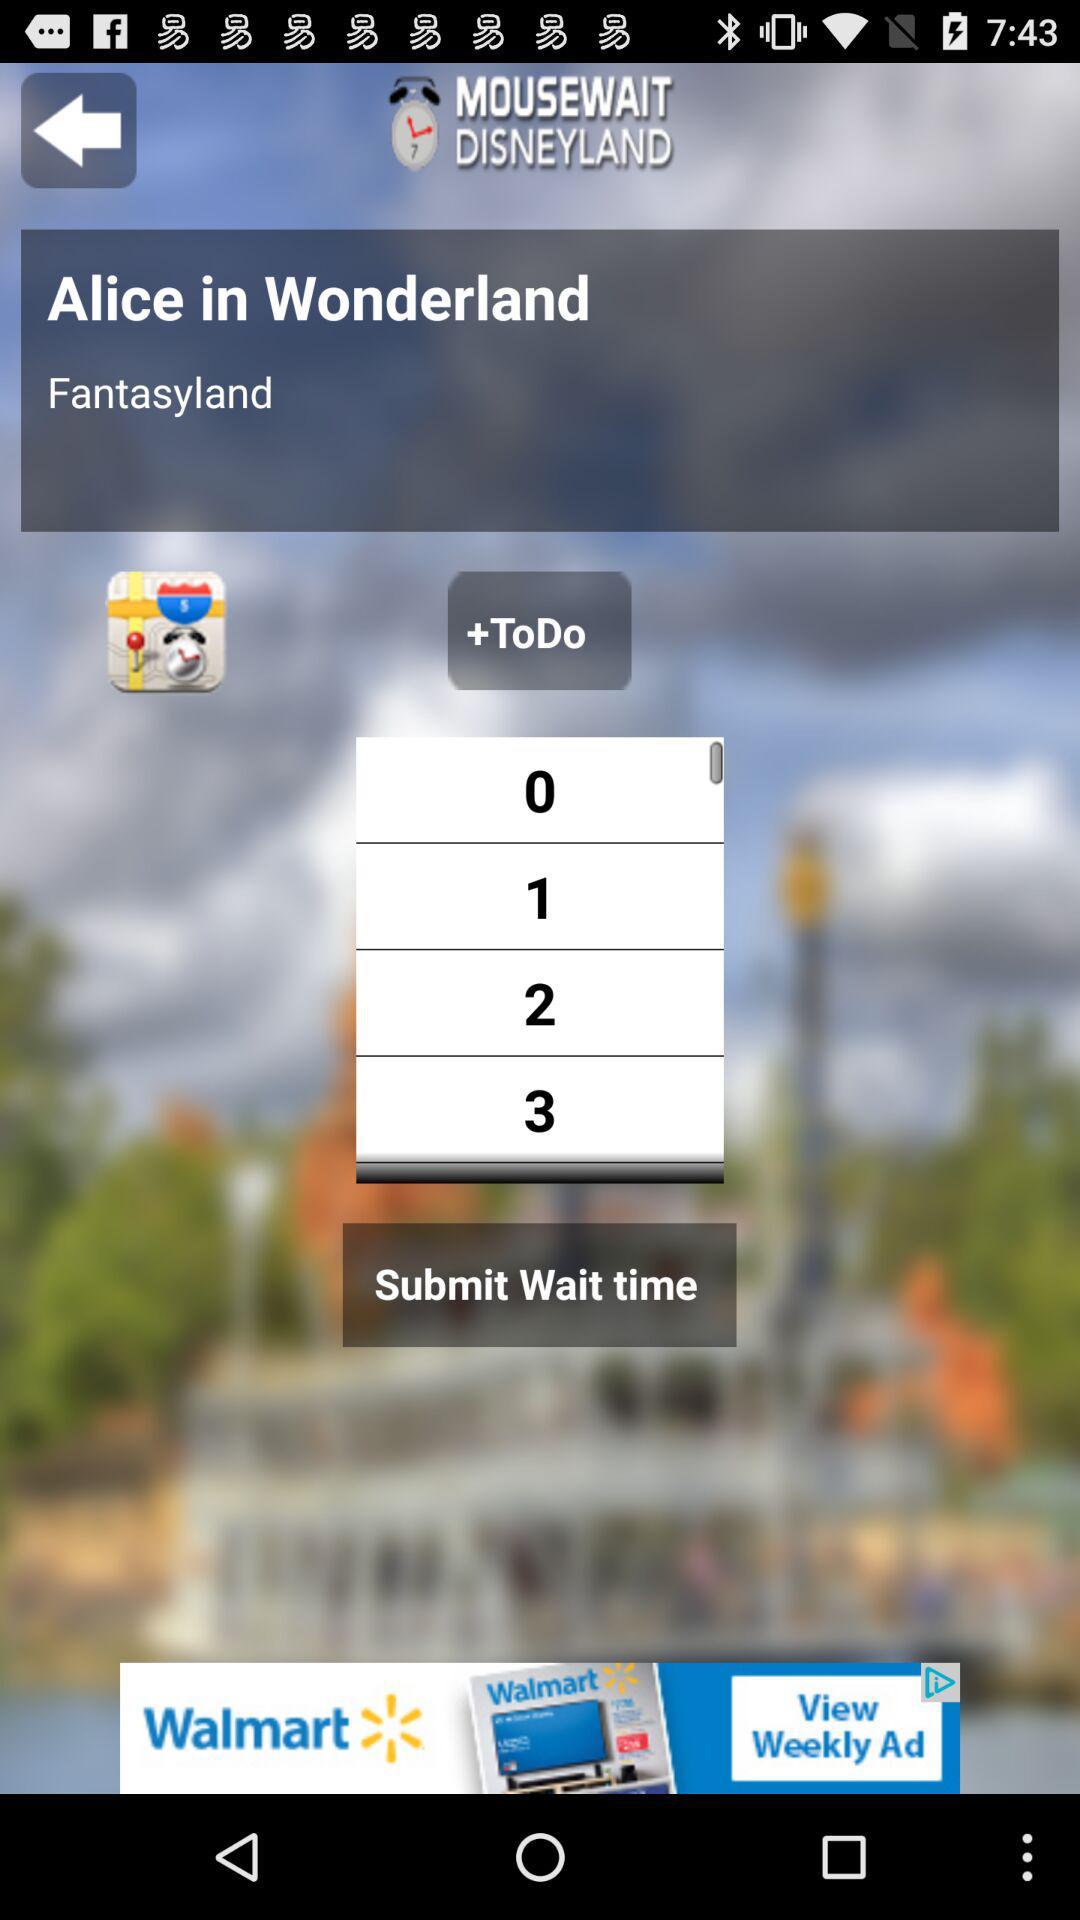  I want to click on the arrow_backward icon, so click(77, 138).